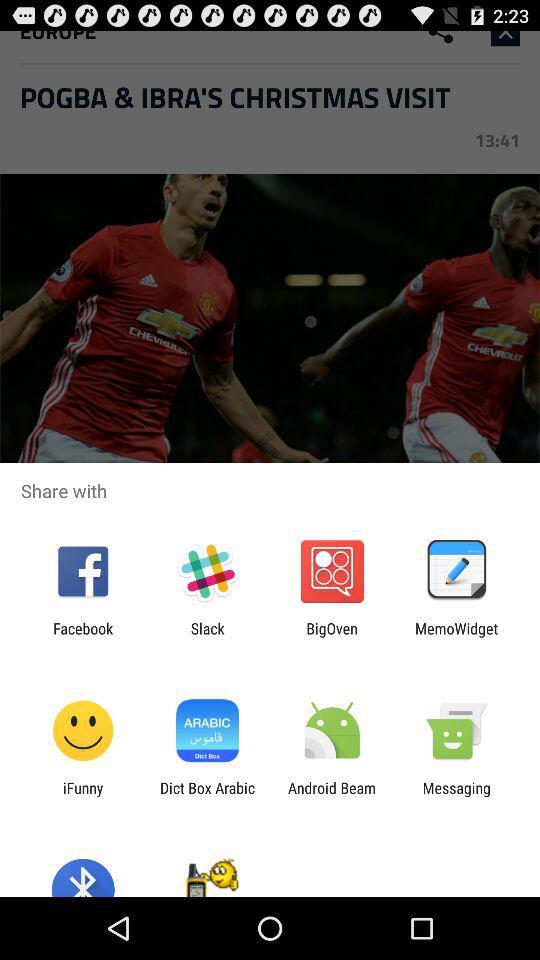  What do you see at coordinates (456, 636) in the screenshot?
I see `memowidget item` at bounding box center [456, 636].